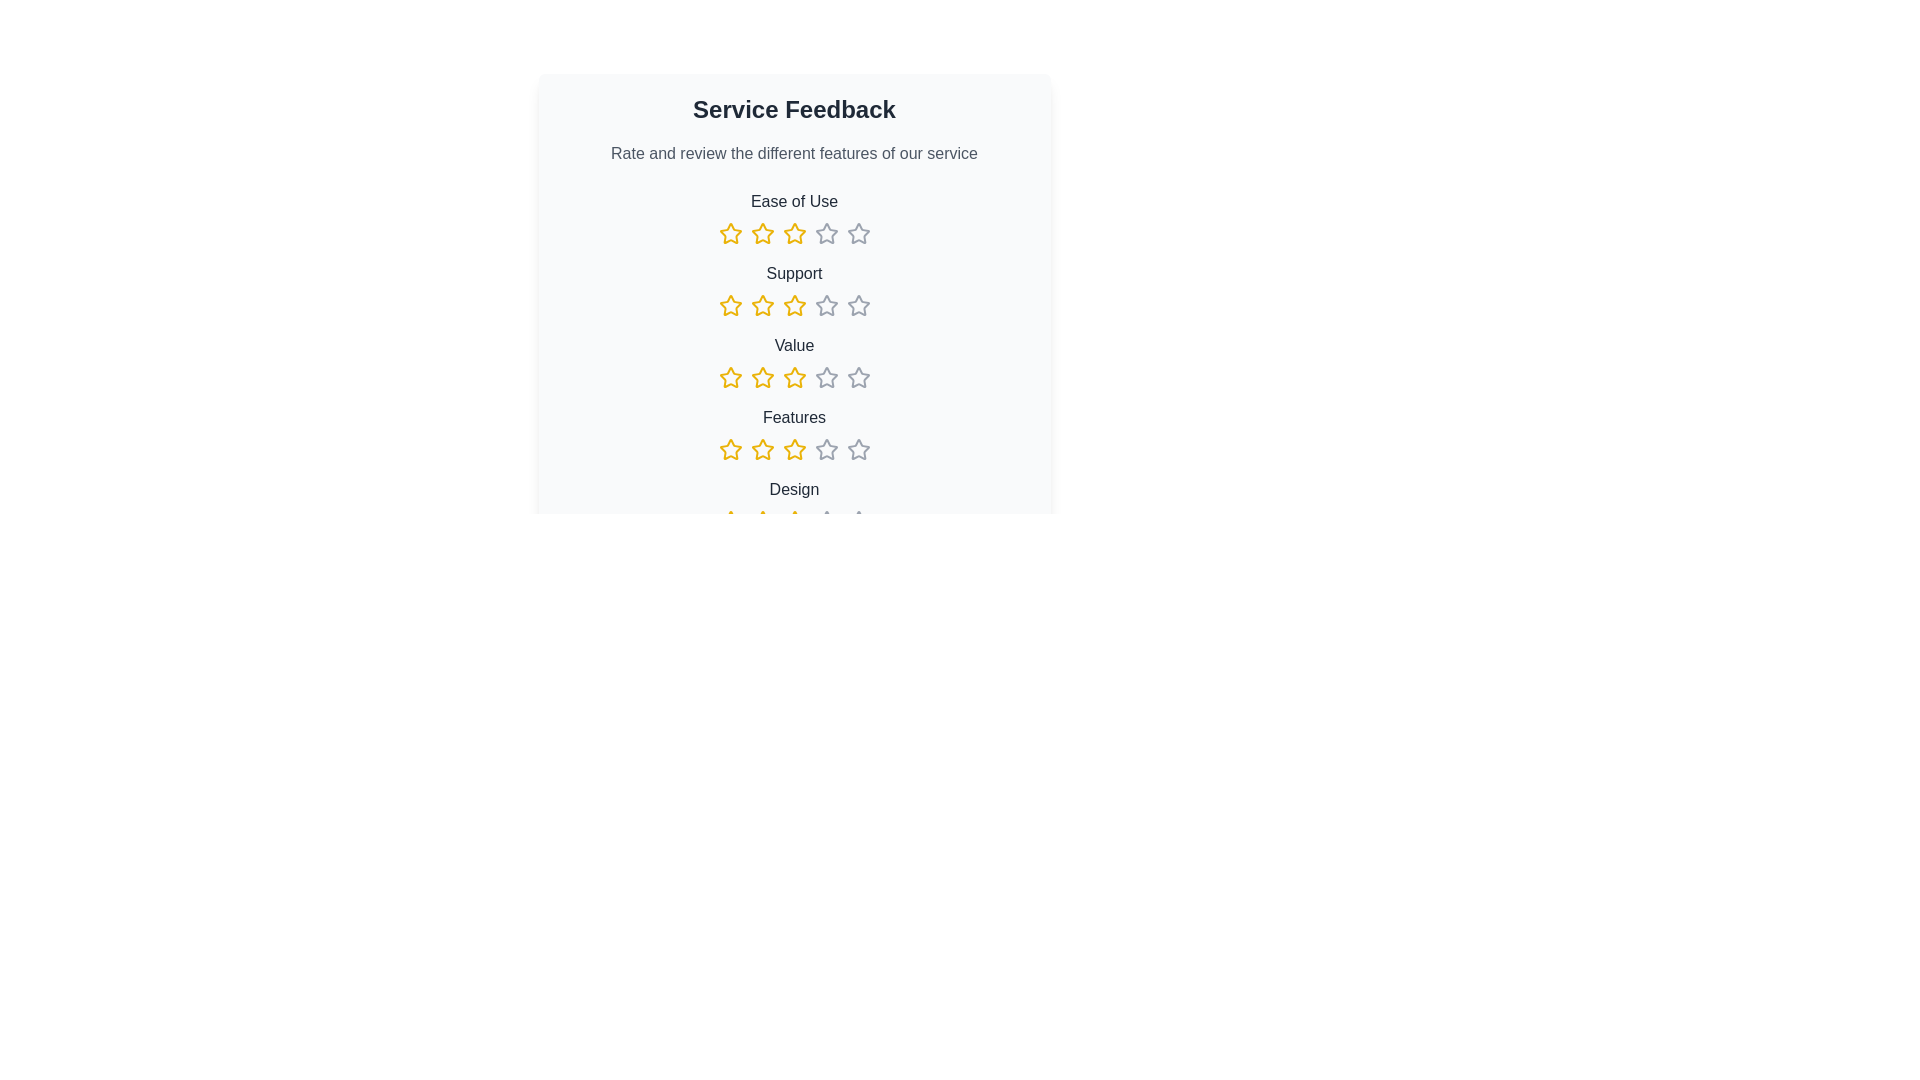 The height and width of the screenshot is (1080, 1920). I want to click on the fourth star icon in the 'Value' rating row, so click(826, 378).